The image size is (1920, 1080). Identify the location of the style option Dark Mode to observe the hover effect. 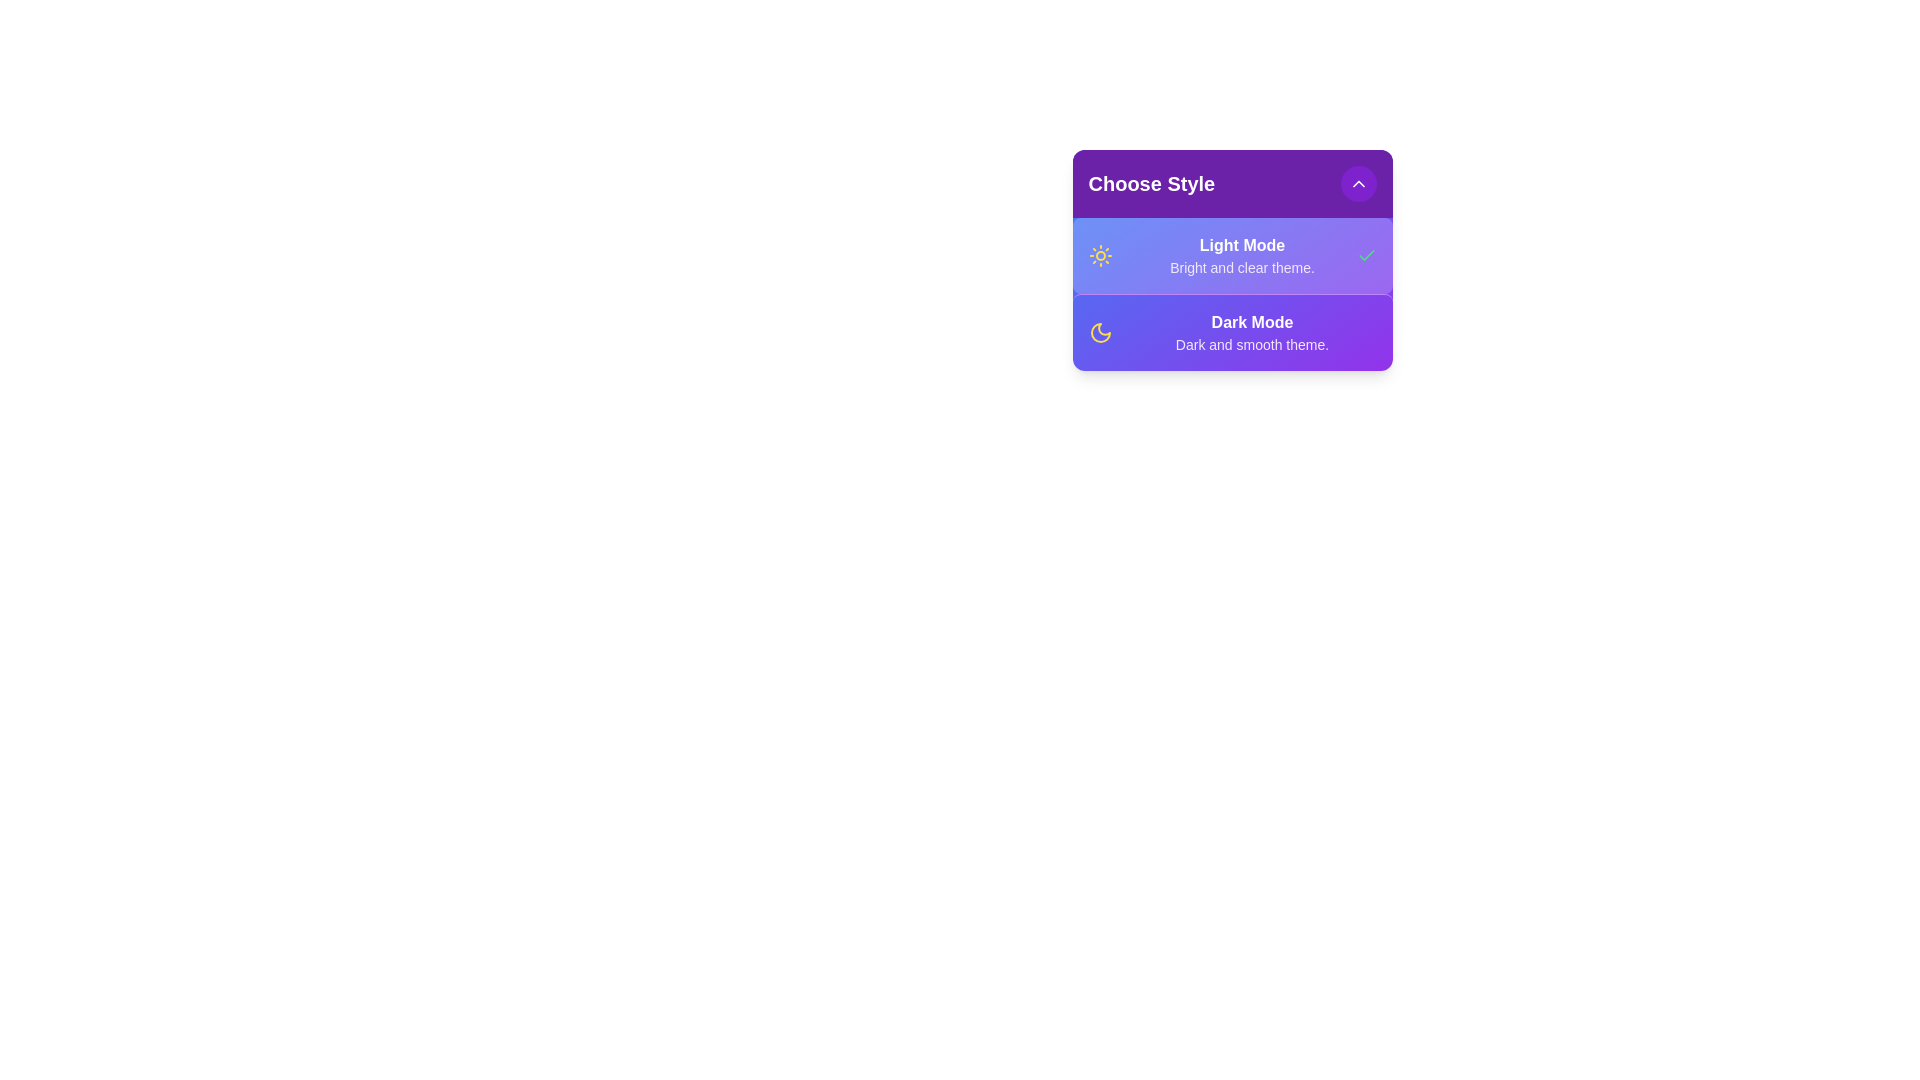
(1231, 331).